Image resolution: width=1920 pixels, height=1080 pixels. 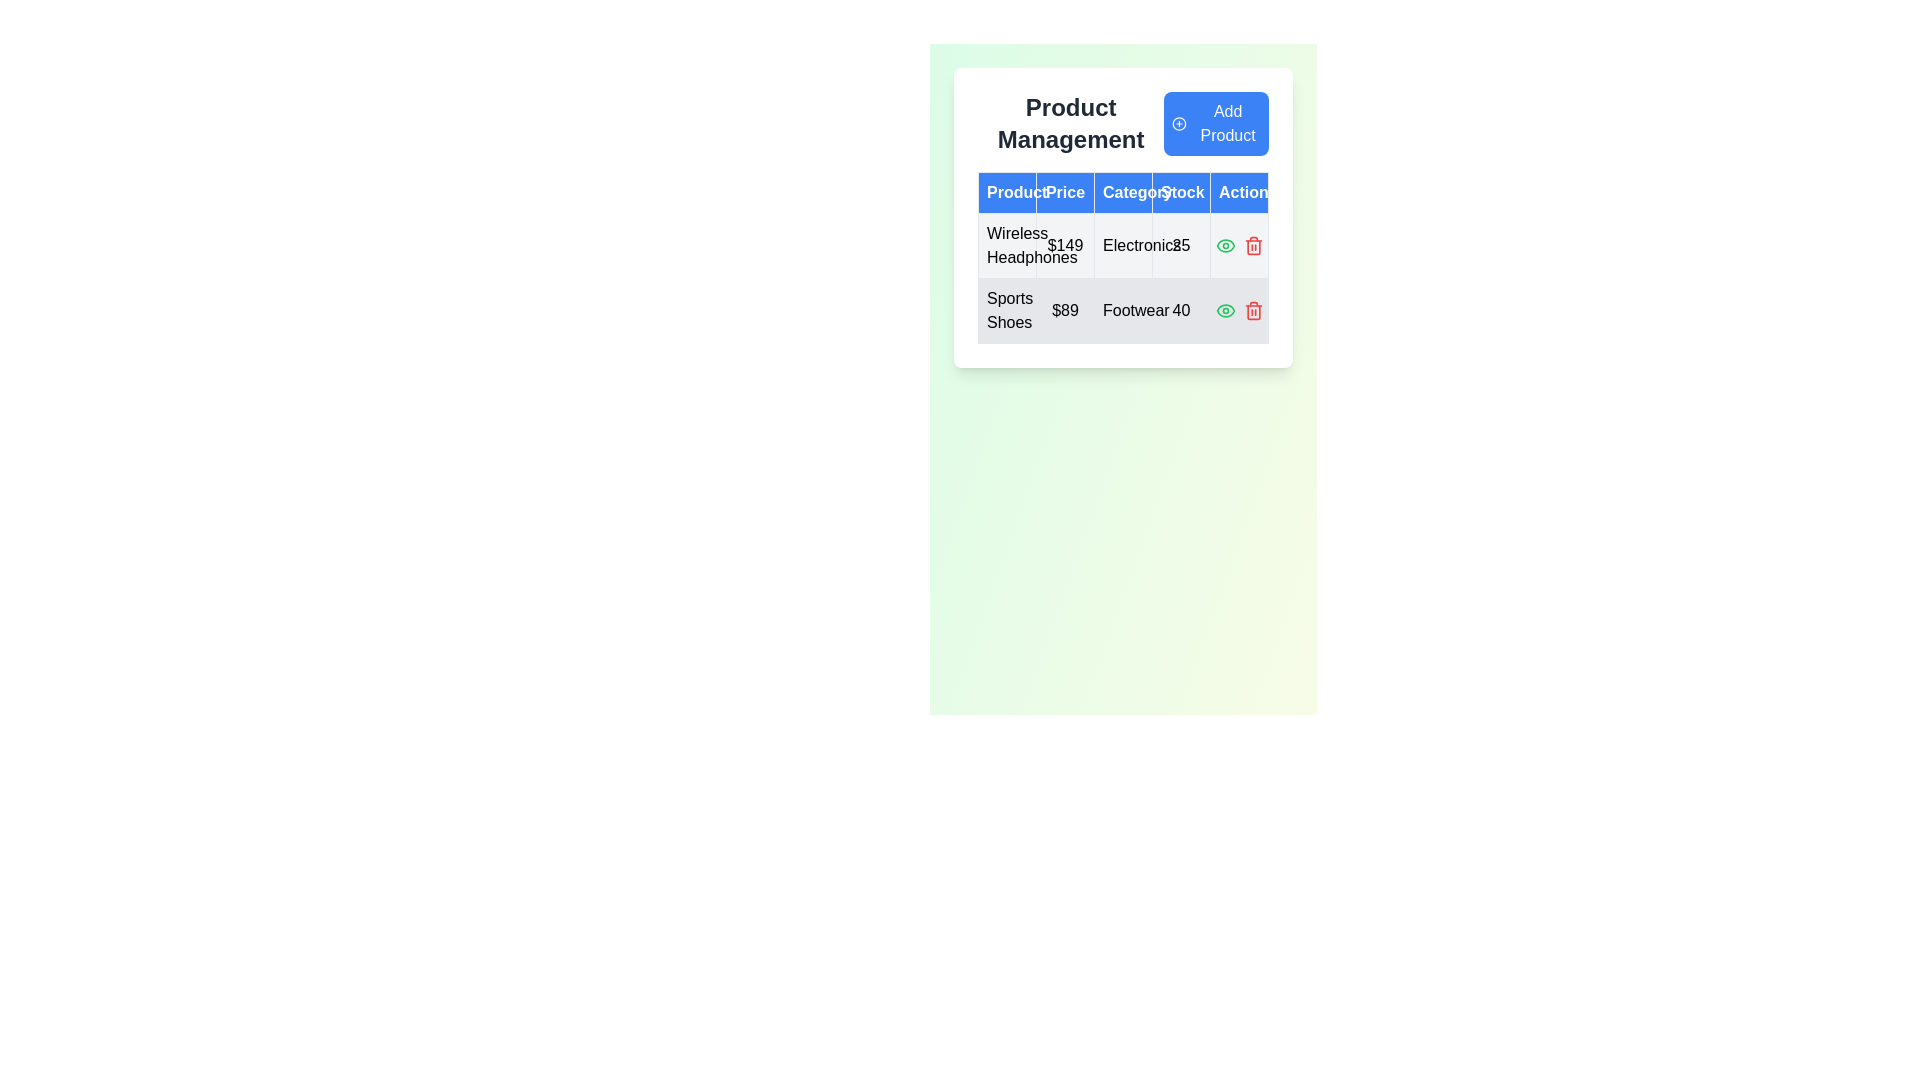 What do you see at coordinates (1238, 245) in the screenshot?
I see `the trash bin icon in the interactive control group located in the first row of the product management table` at bounding box center [1238, 245].